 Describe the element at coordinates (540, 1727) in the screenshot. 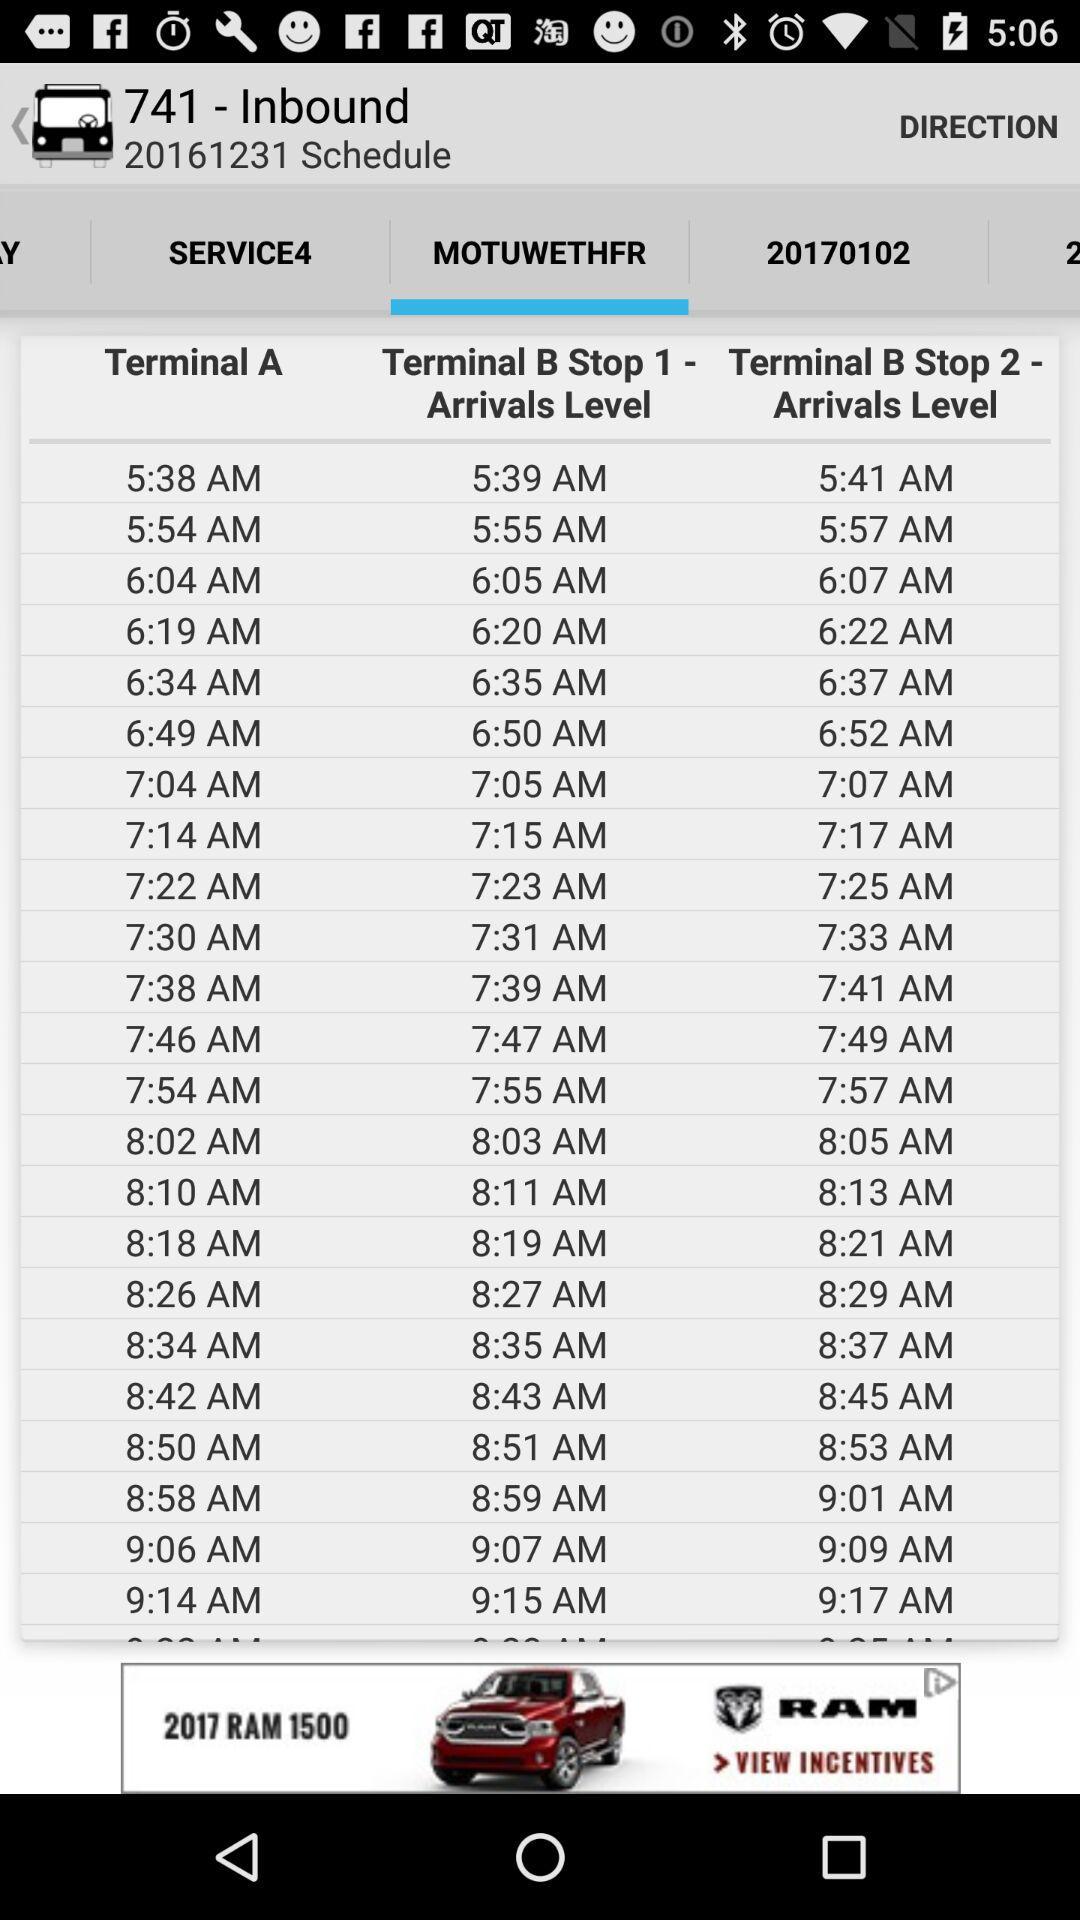

I see `advertisement` at that location.